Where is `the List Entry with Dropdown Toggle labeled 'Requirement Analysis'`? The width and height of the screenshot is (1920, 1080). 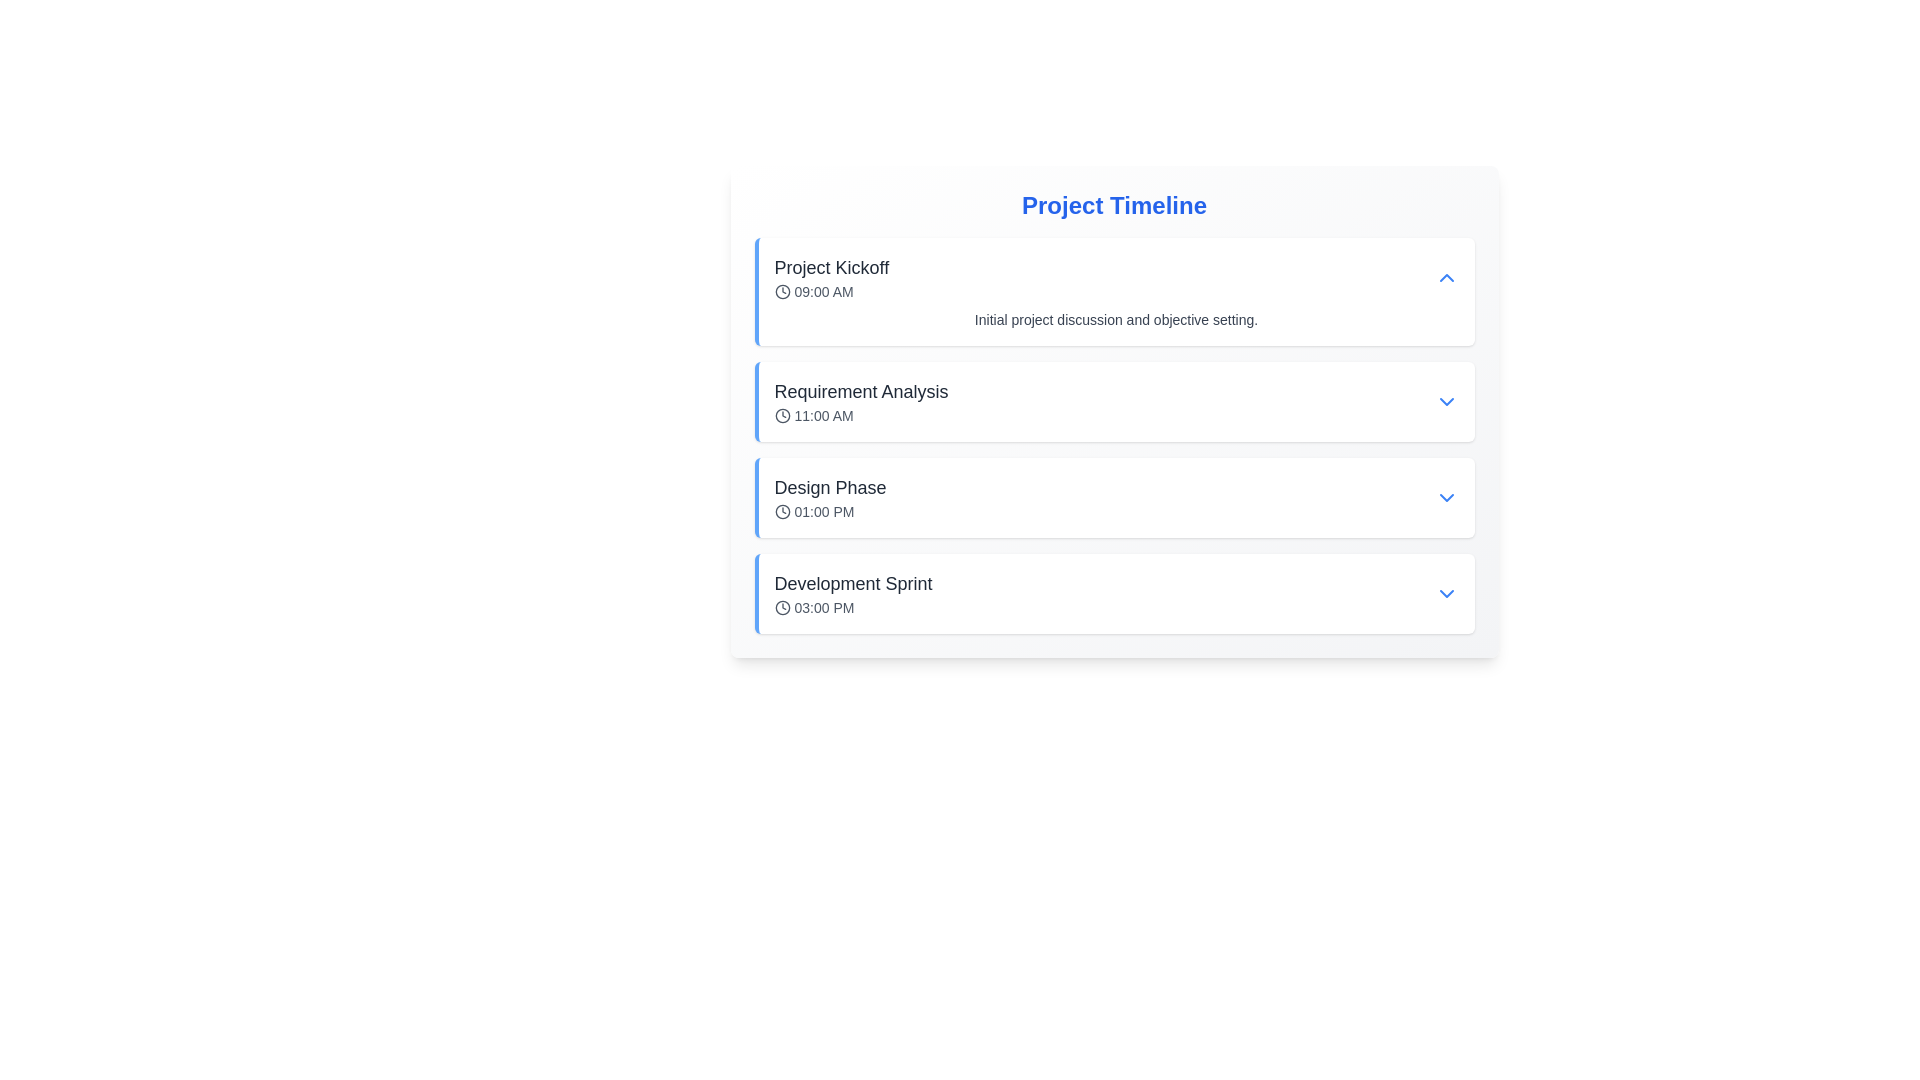
the List Entry with Dropdown Toggle labeled 'Requirement Analysis' is located at coordinates (1115, 401).